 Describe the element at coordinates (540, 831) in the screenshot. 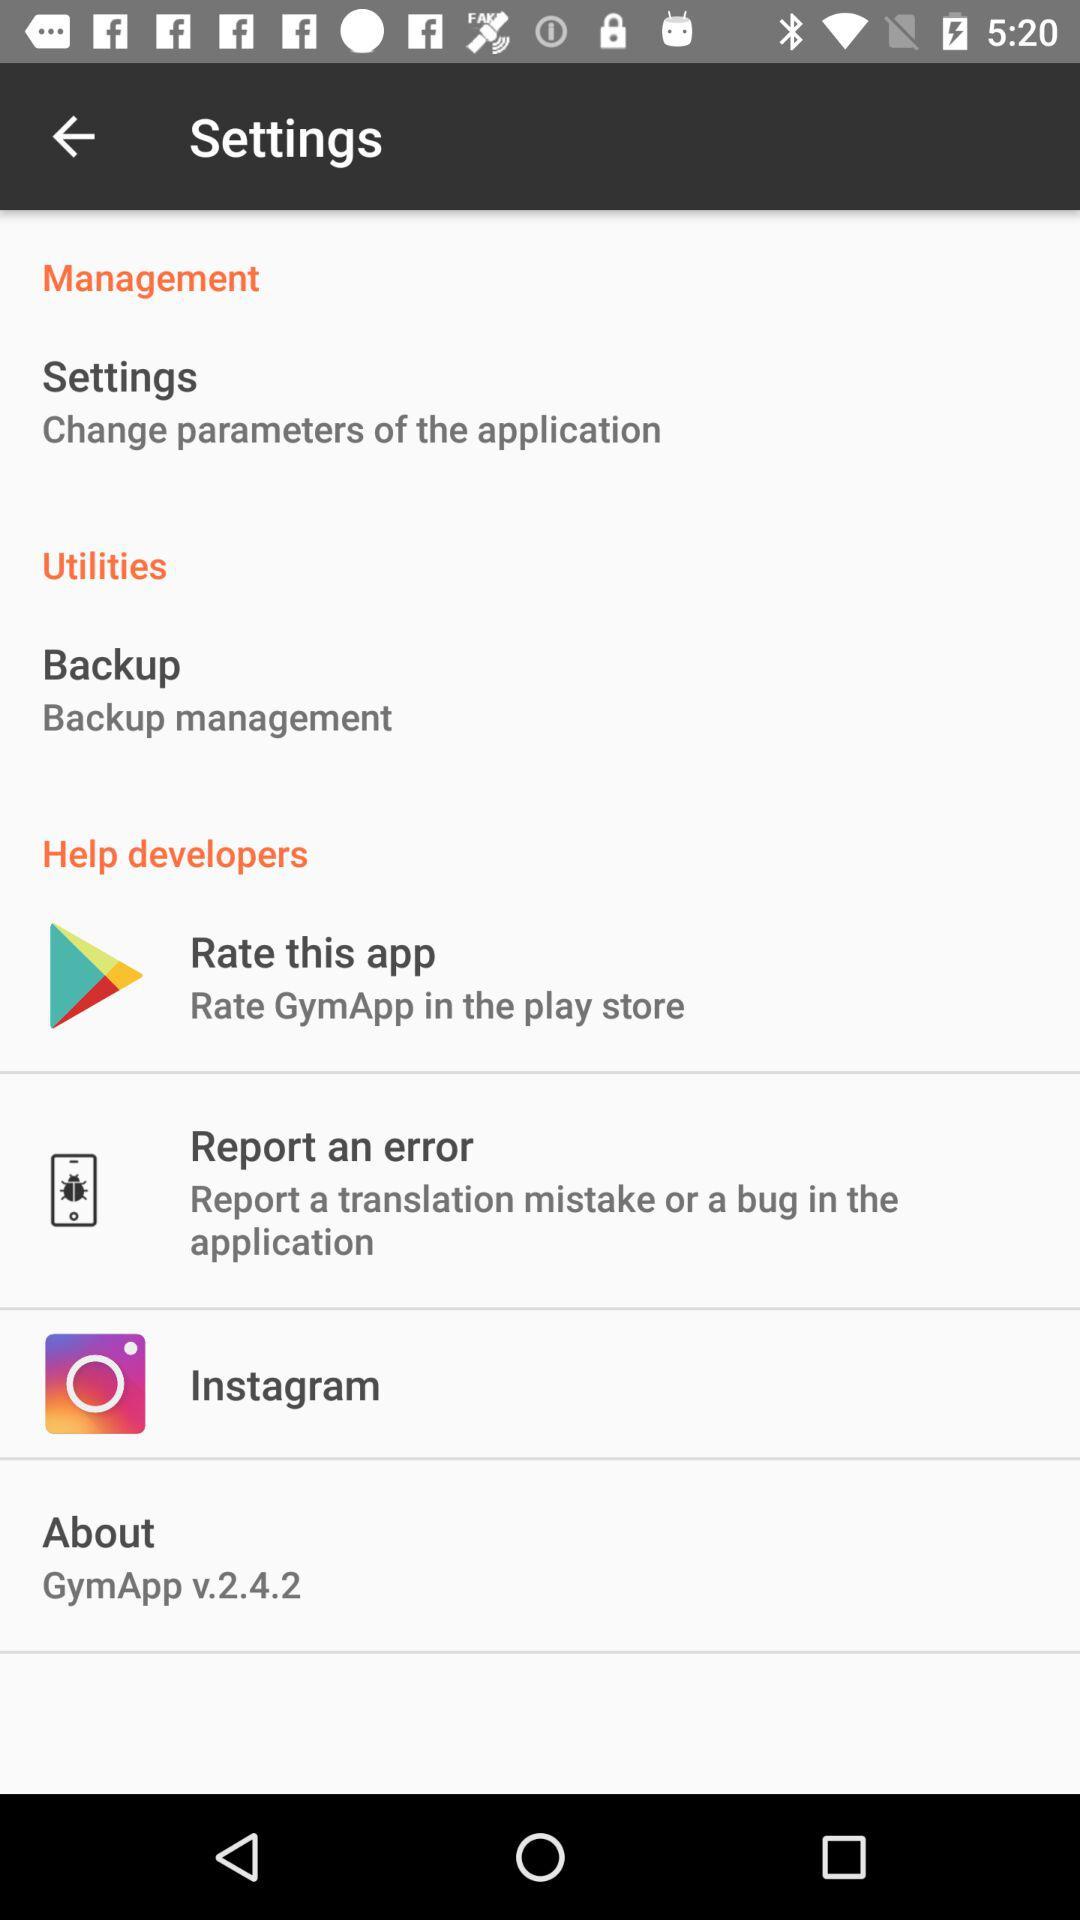

I see `help developers` at that location.